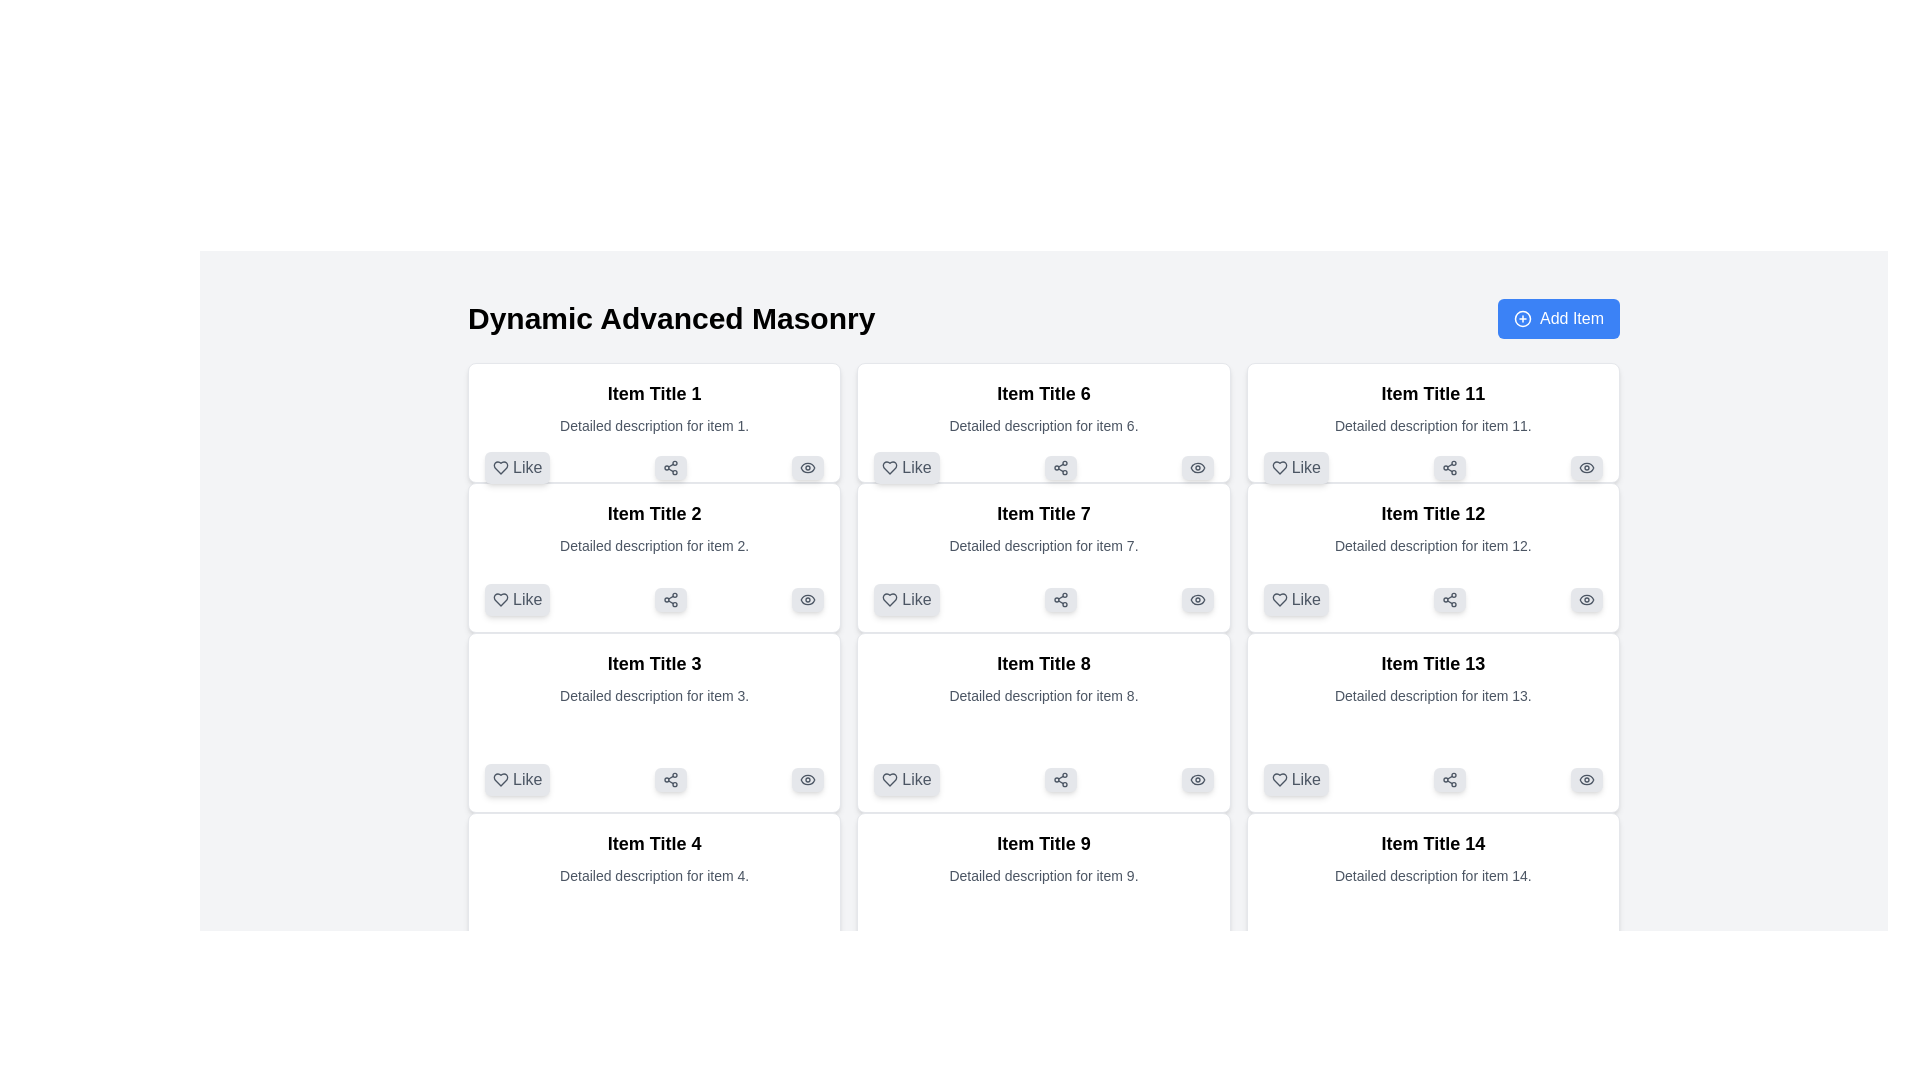 The image size is (1920, 1080). What do you see at coordinates (1432, 893) in the screenshot?
I see `the textual content block containing the title 'Item Title 14' and the description 'Detailed description for item 14'` at bounding box center [1432, 893].